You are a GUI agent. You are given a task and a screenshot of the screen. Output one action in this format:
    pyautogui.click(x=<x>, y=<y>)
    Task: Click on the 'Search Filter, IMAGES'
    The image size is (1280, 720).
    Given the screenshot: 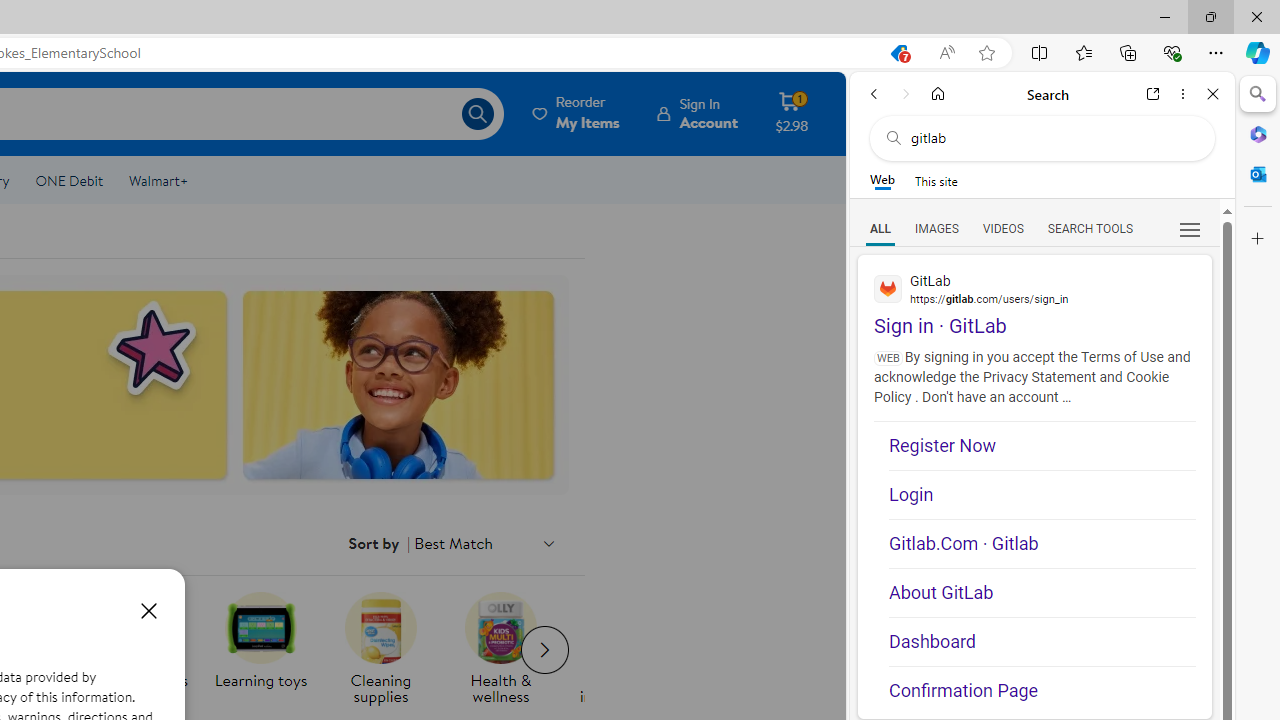 What is the action you would take?
    pyautogui.click(x=935, y=227)
    